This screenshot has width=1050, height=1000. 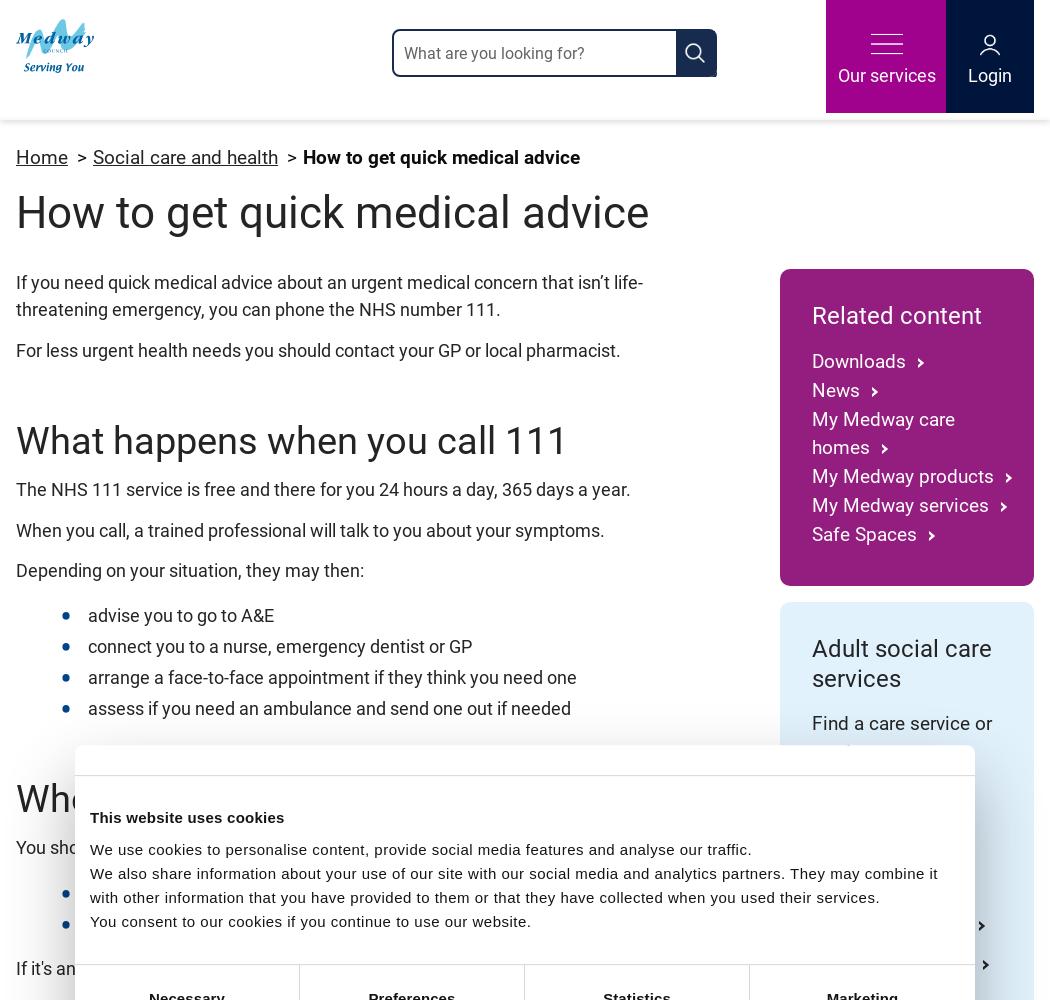 I want to click on 'Home', so click(x=41, y=157).